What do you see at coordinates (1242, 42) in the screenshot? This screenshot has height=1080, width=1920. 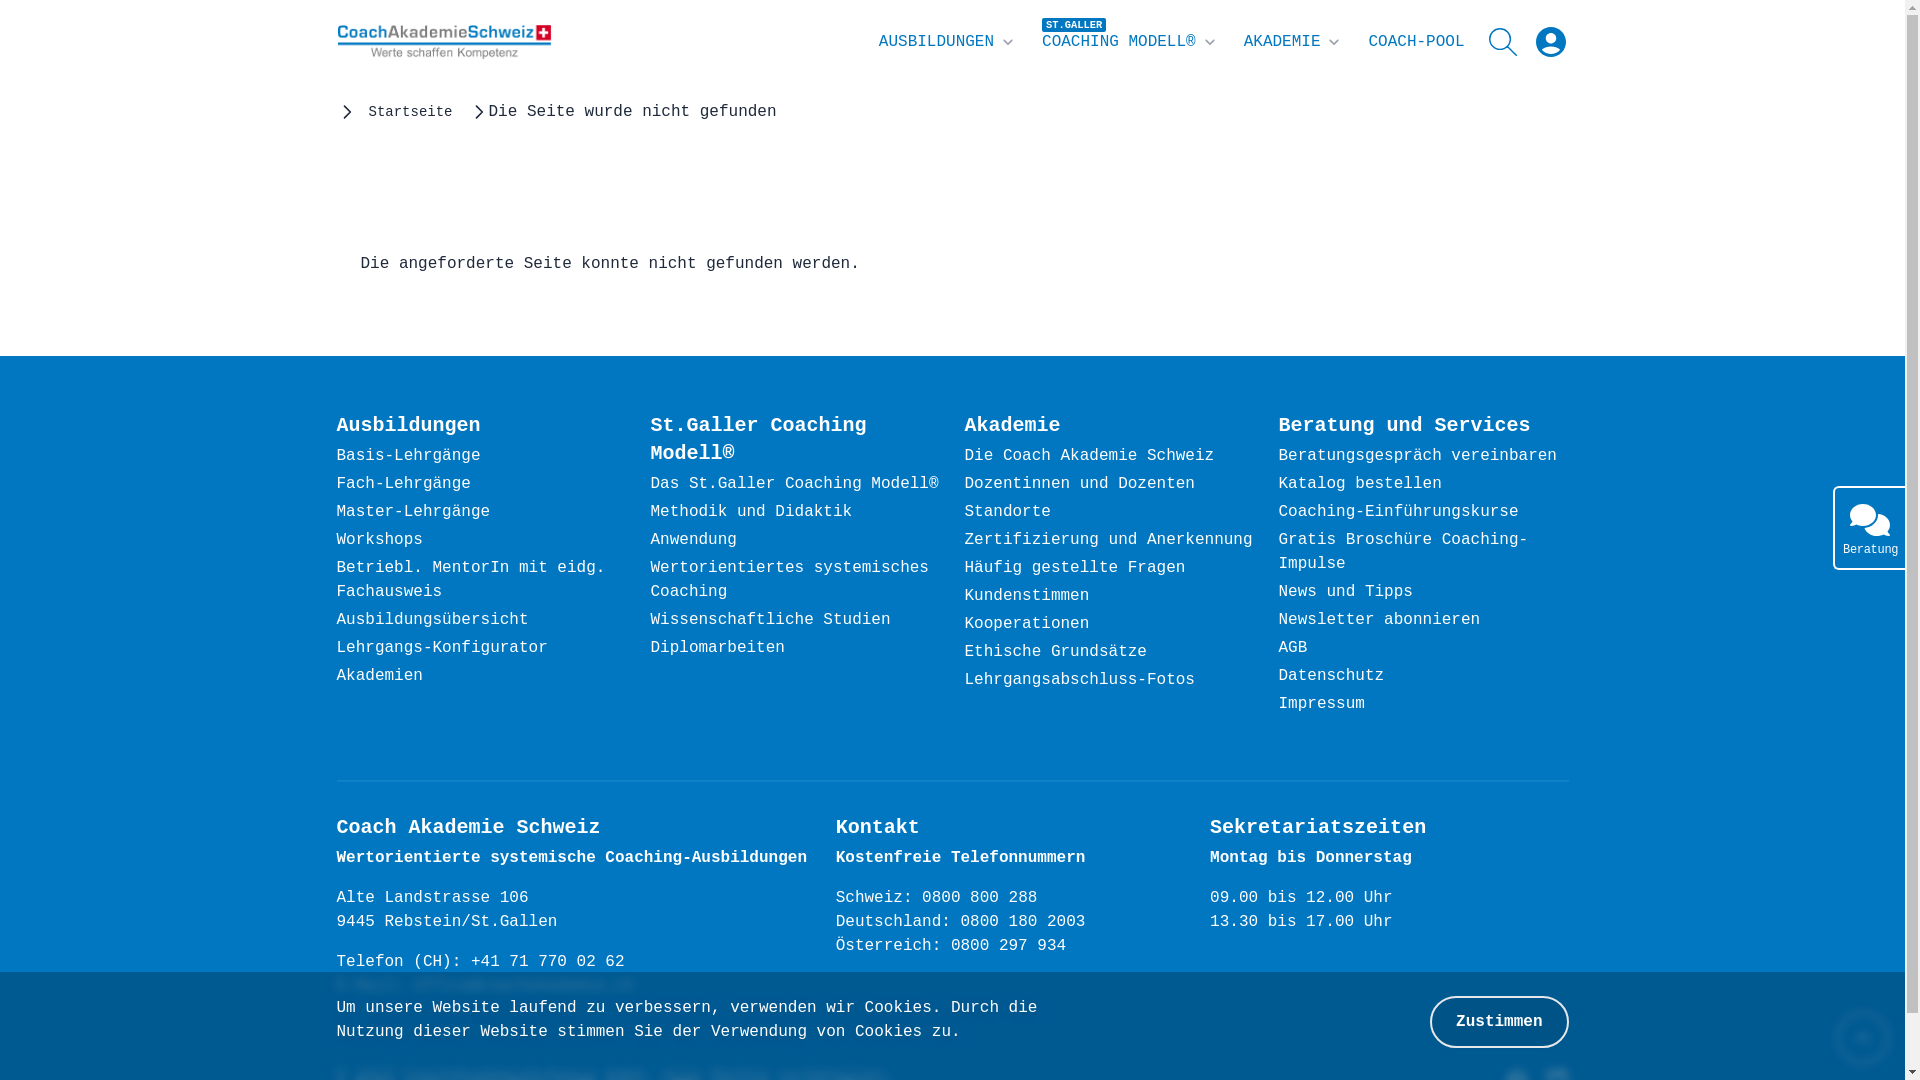 I see `'AKADEMIE'` at bounding box center [1242, 42].